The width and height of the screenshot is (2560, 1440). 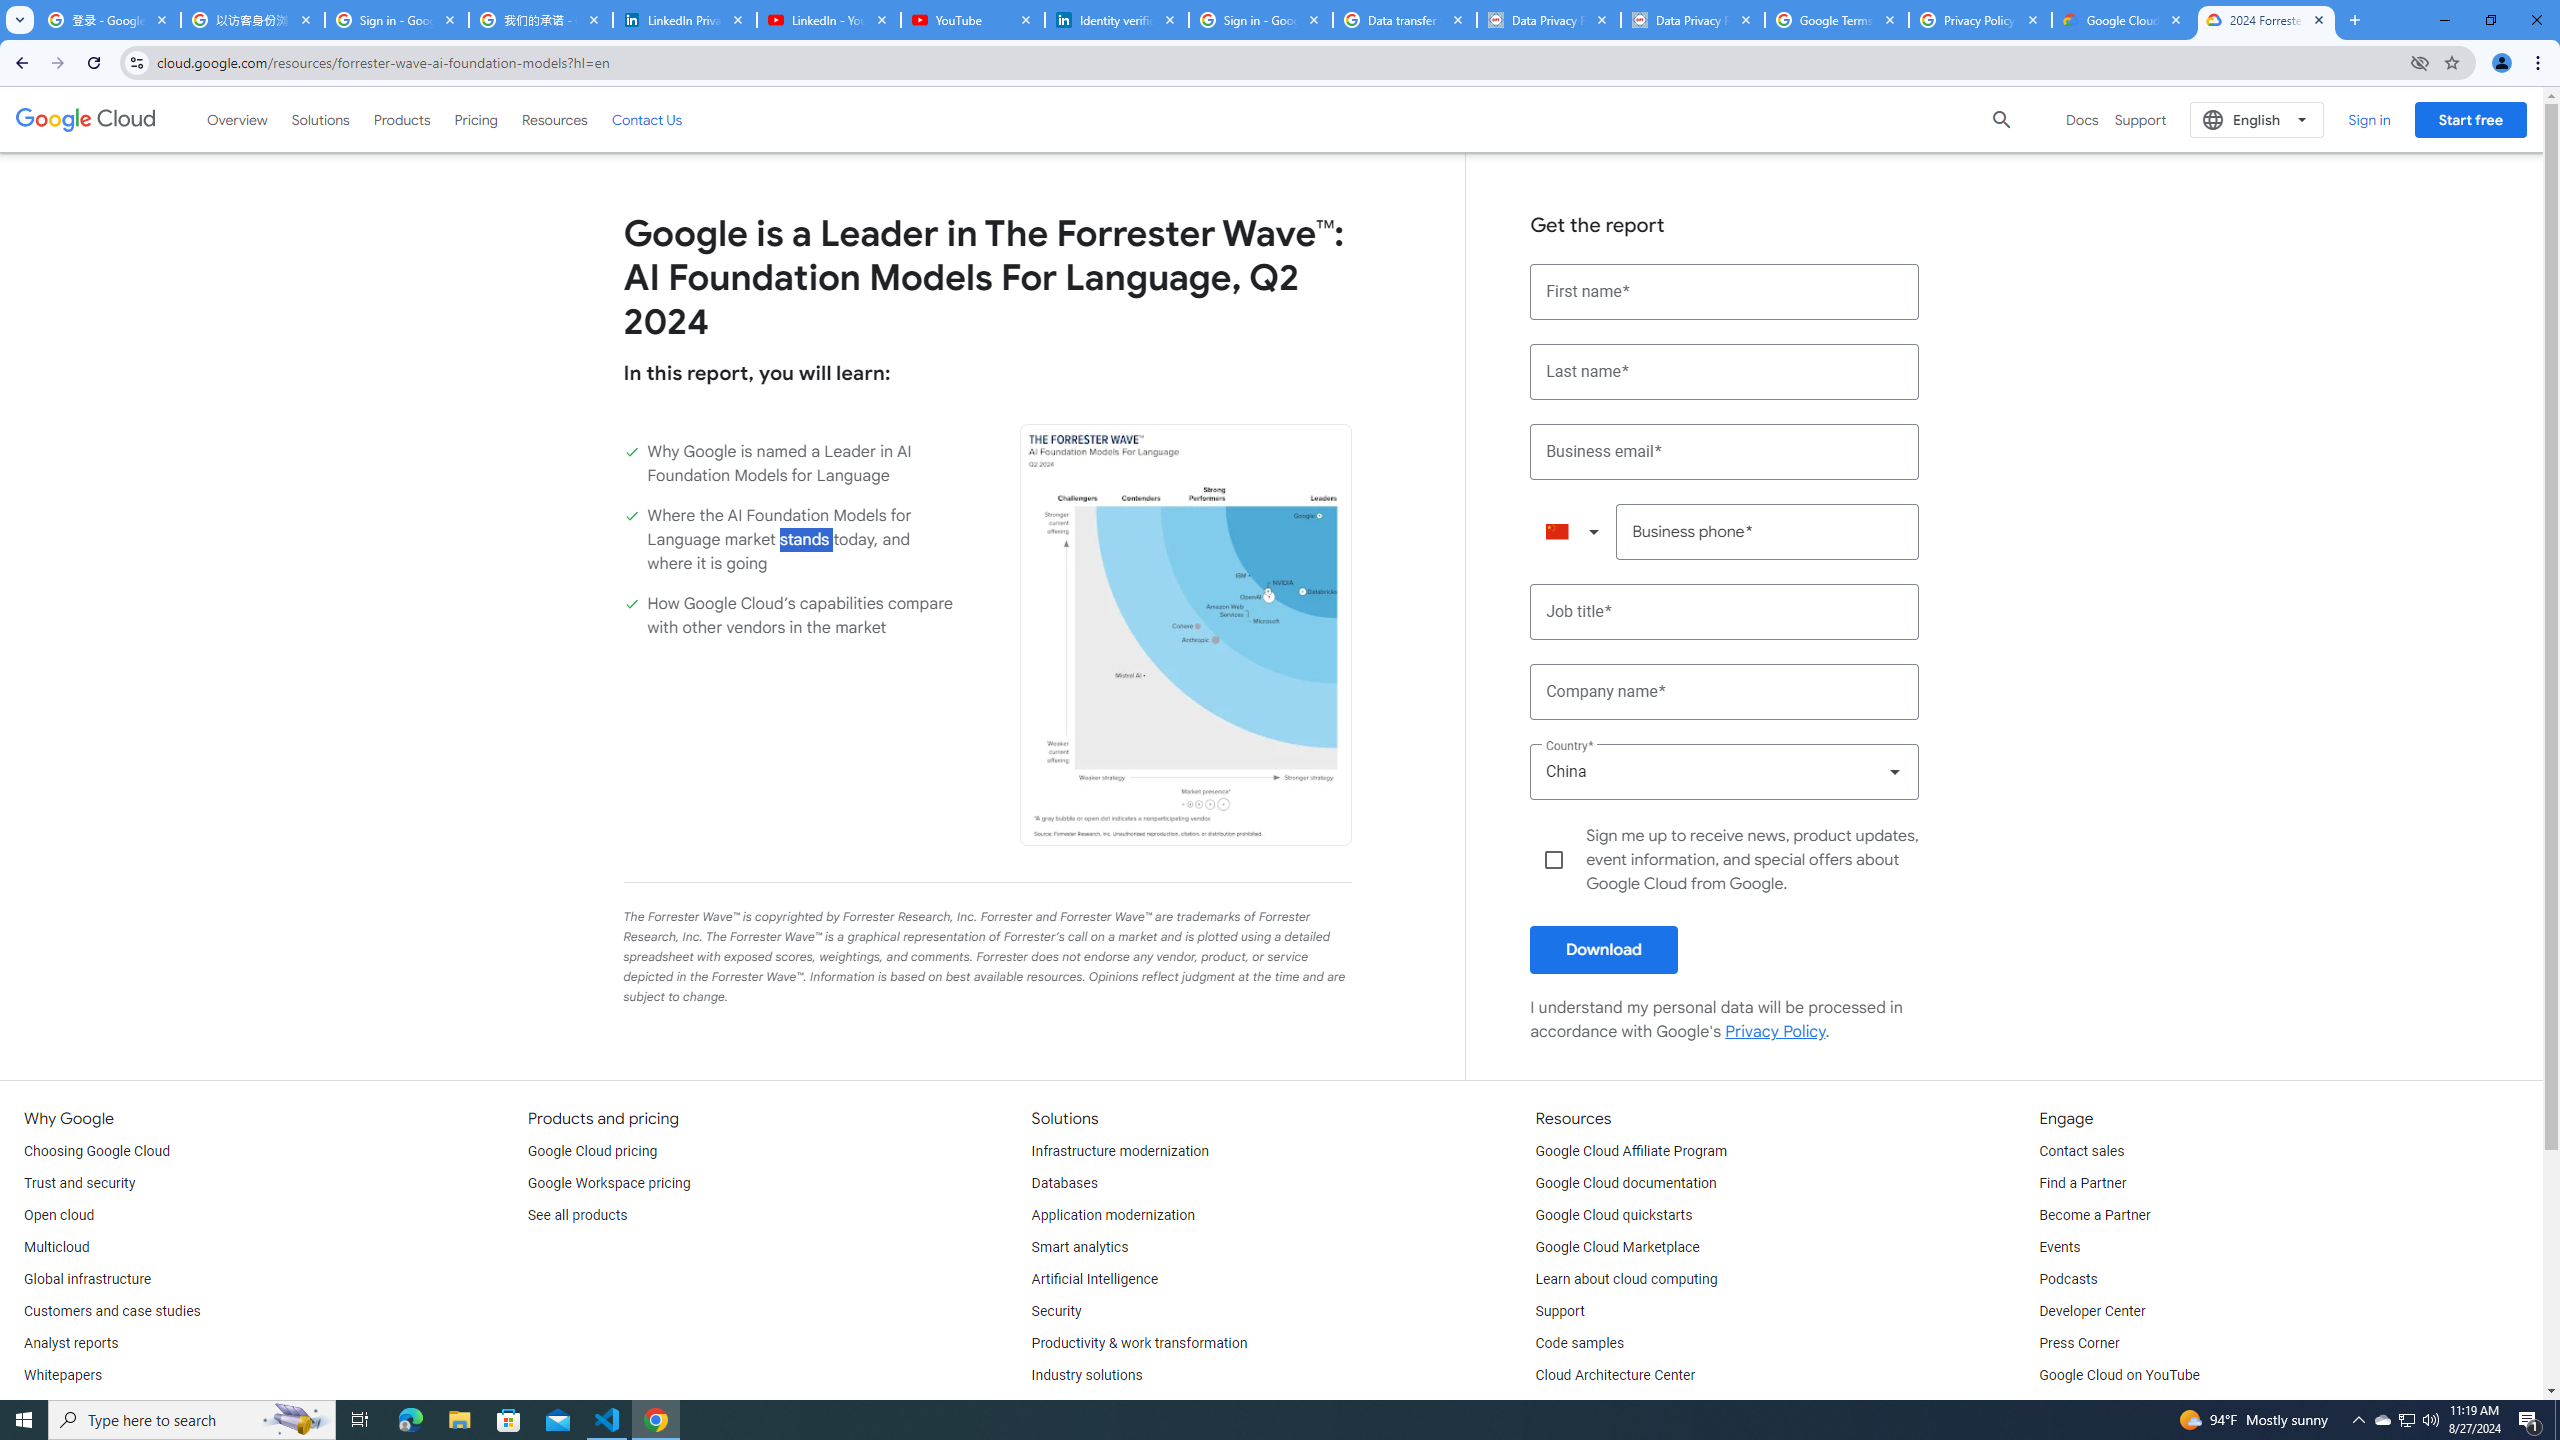 I want to click on 'First name*', so click(x=1724, y=291).